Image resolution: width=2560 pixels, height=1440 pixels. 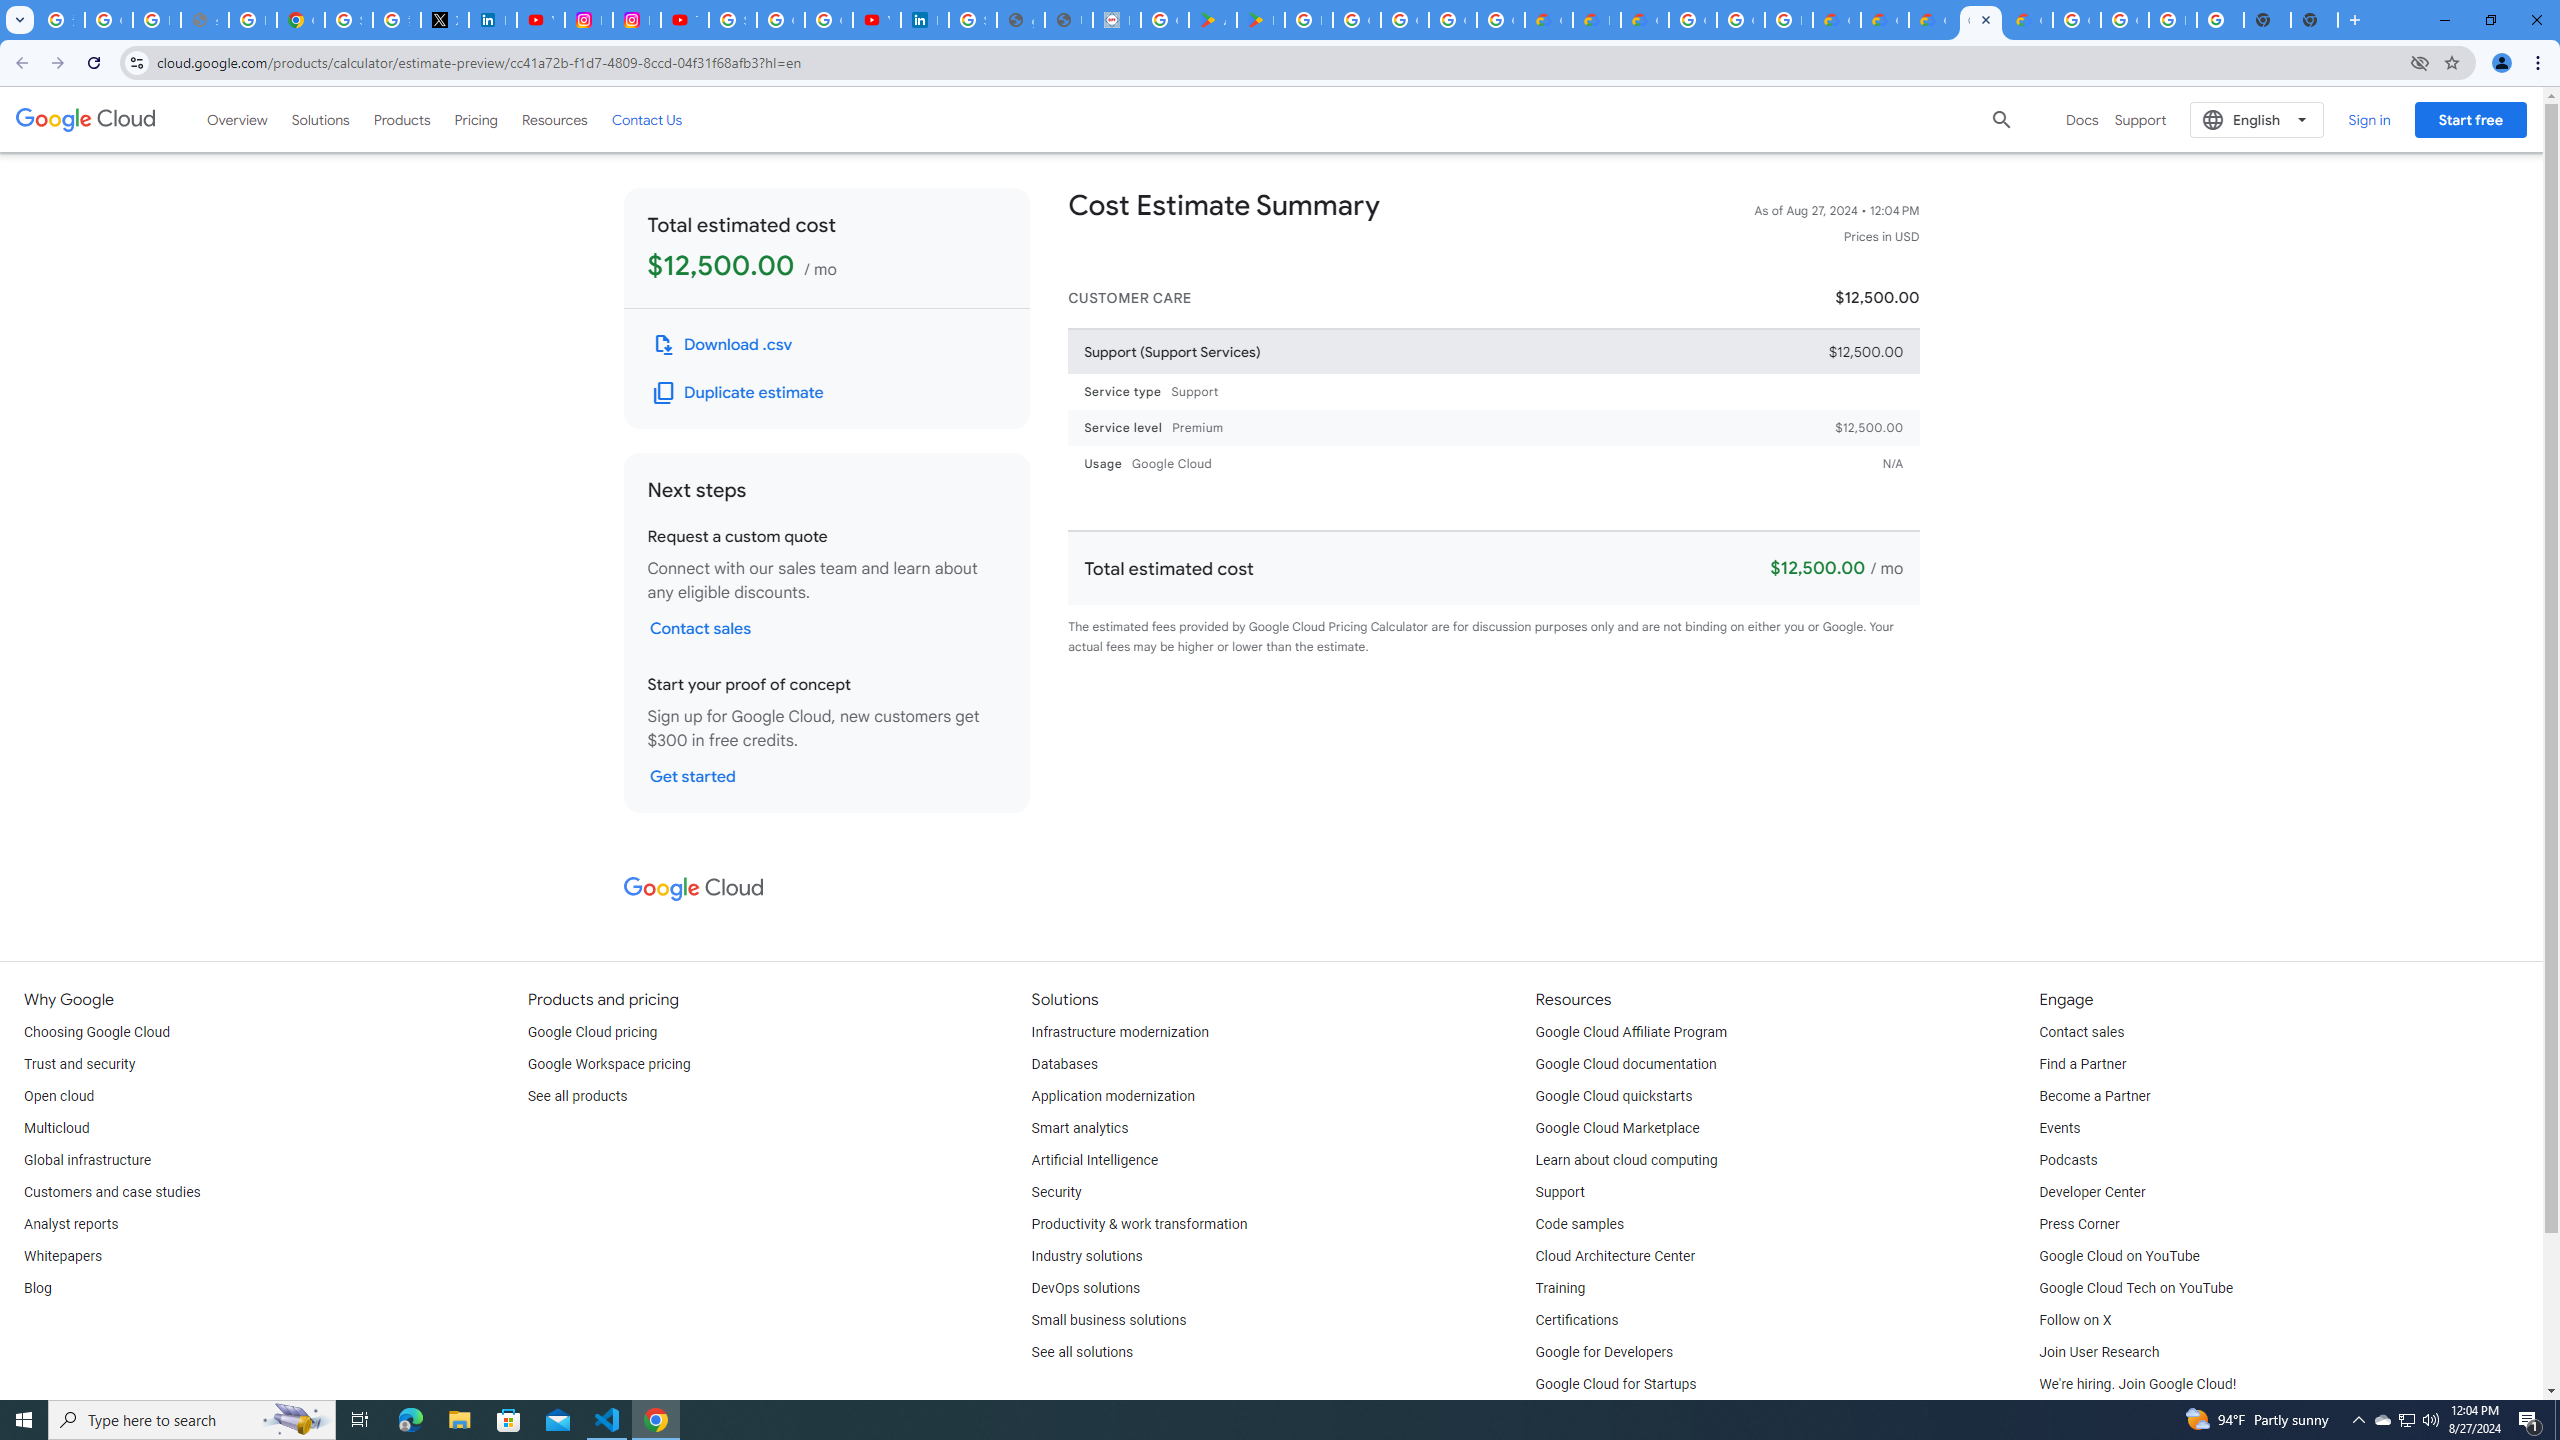 What do you see at coordinates (1932, 19) in the screenshot?
I see `'Google Cloud Estimate Summary'` at bounding box center [1932, 19].